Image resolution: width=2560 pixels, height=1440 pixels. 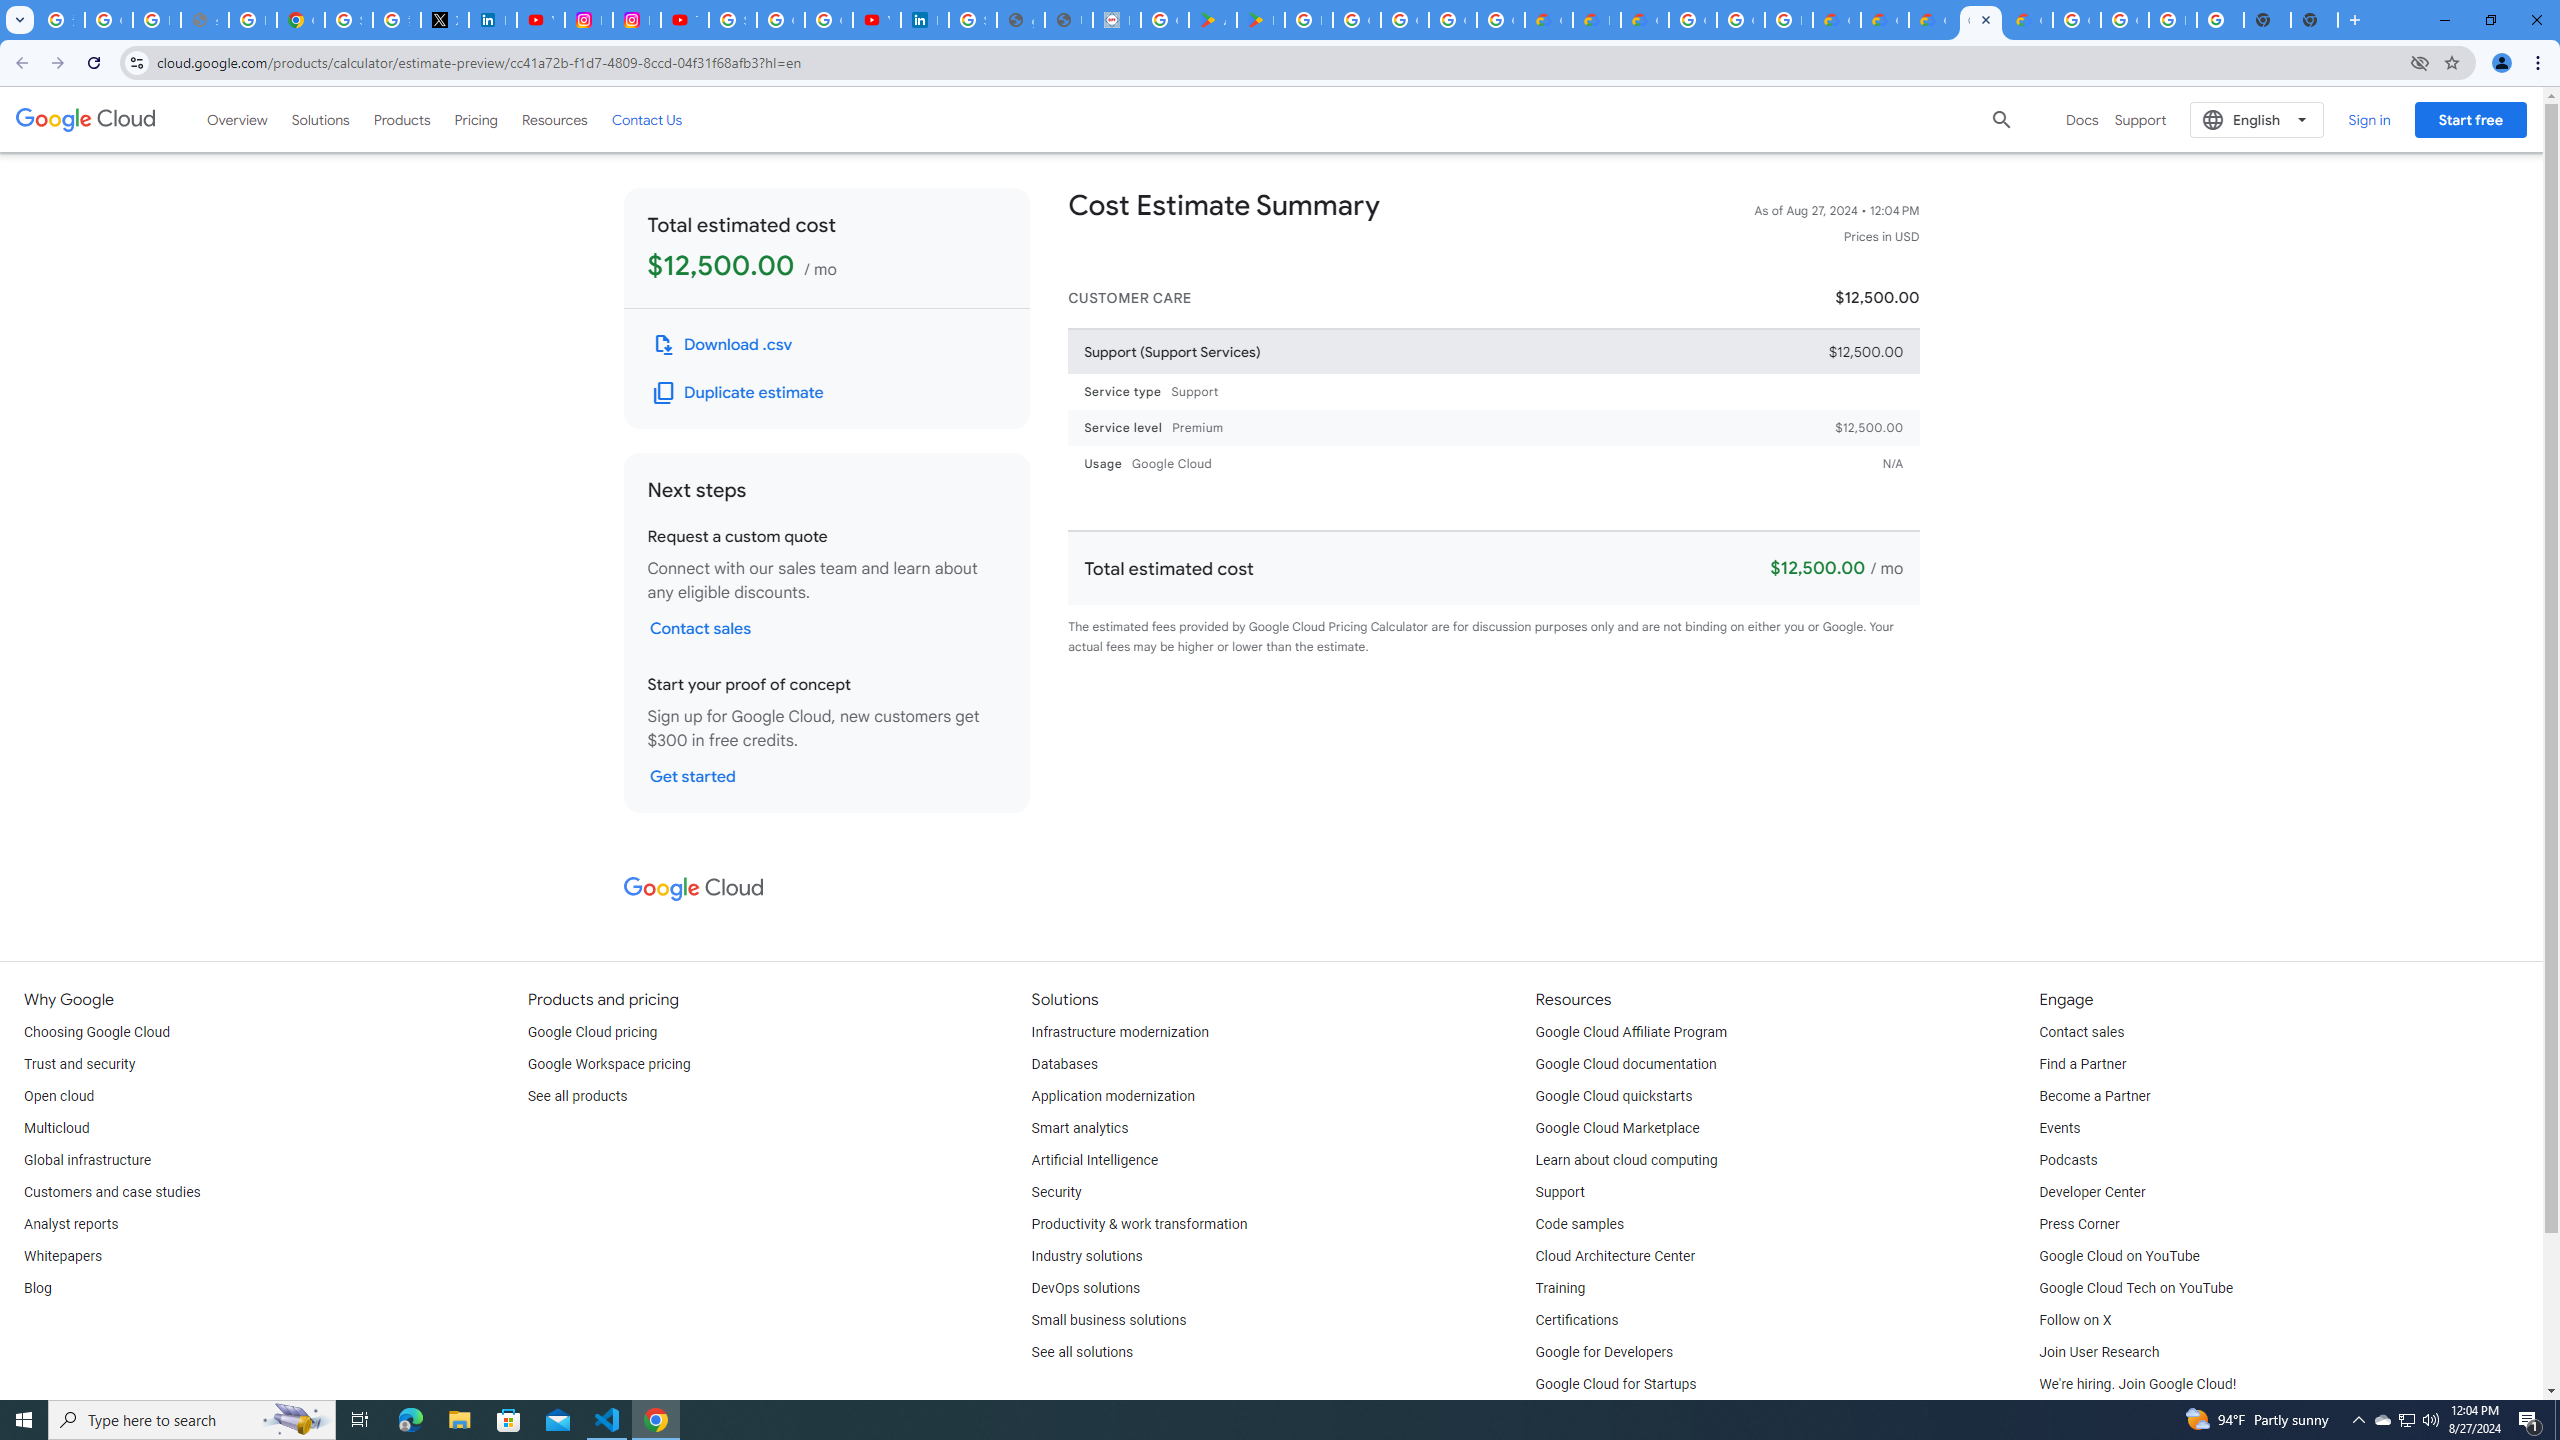 What do you see at coordinates (1932, 19) in the screenshot?
I see `'Google Cloud Estimate Summary'` at bounding box center [1932, 19].